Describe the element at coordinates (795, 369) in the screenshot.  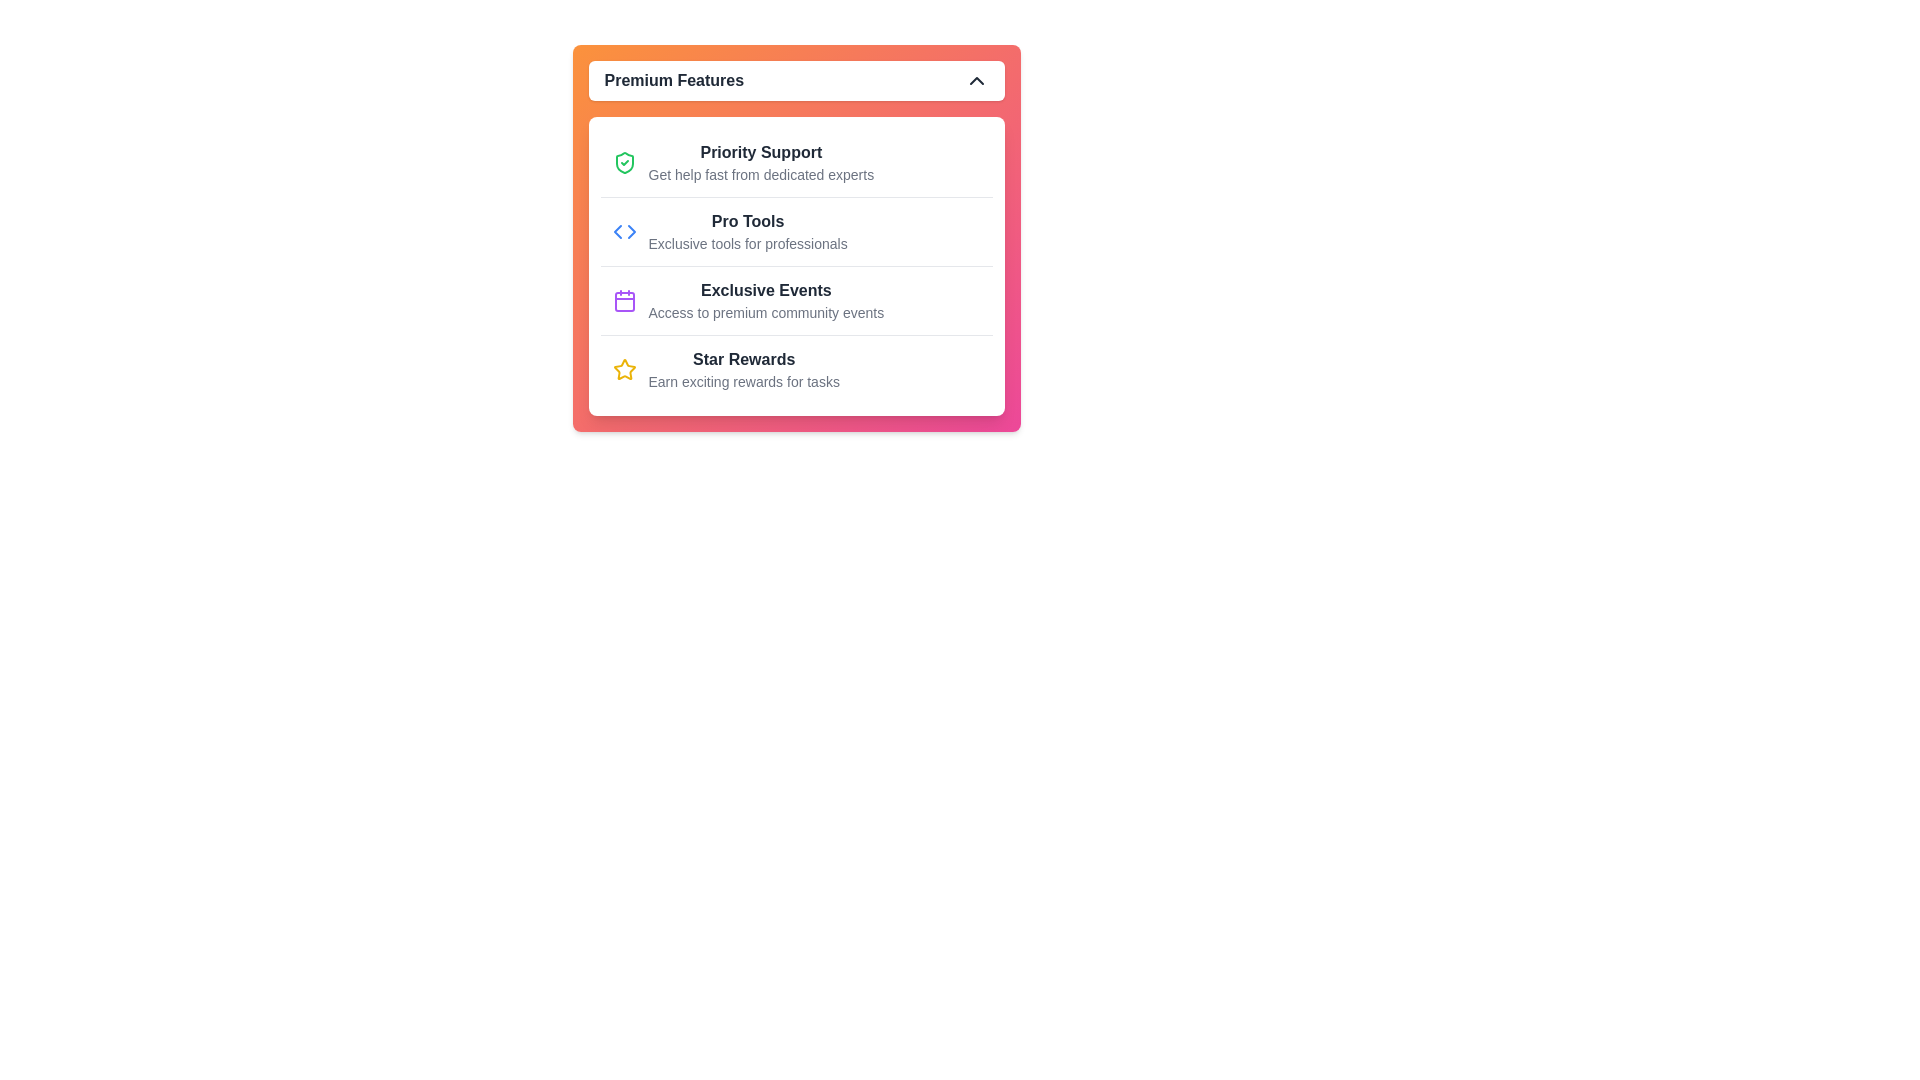
I see `the interactive list item titled 'Star Rewards'` at that location.